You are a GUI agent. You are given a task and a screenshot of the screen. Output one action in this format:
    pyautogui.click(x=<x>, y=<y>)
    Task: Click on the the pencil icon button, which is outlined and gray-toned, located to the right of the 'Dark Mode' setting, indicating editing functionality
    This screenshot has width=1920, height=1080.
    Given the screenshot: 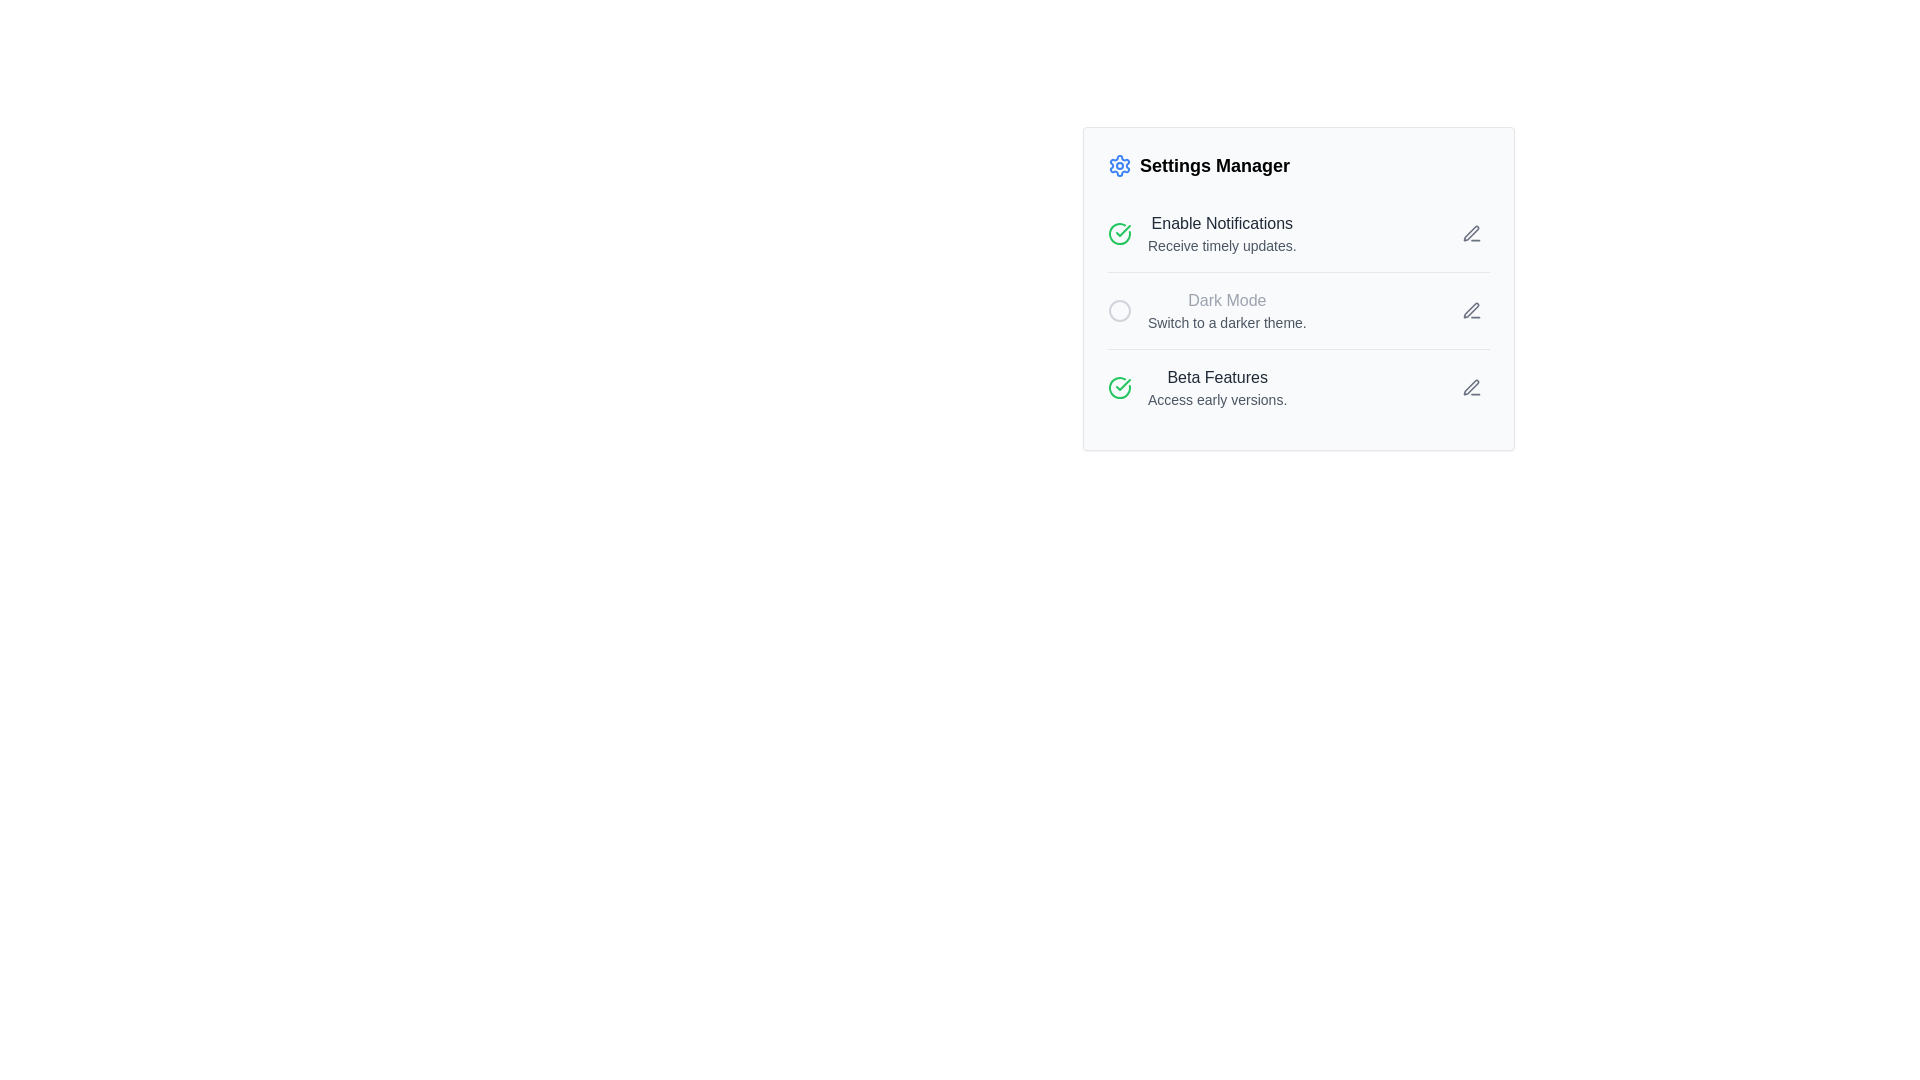 What is the action you would take?
    pyautogui.click(x=1472, y=311)
    